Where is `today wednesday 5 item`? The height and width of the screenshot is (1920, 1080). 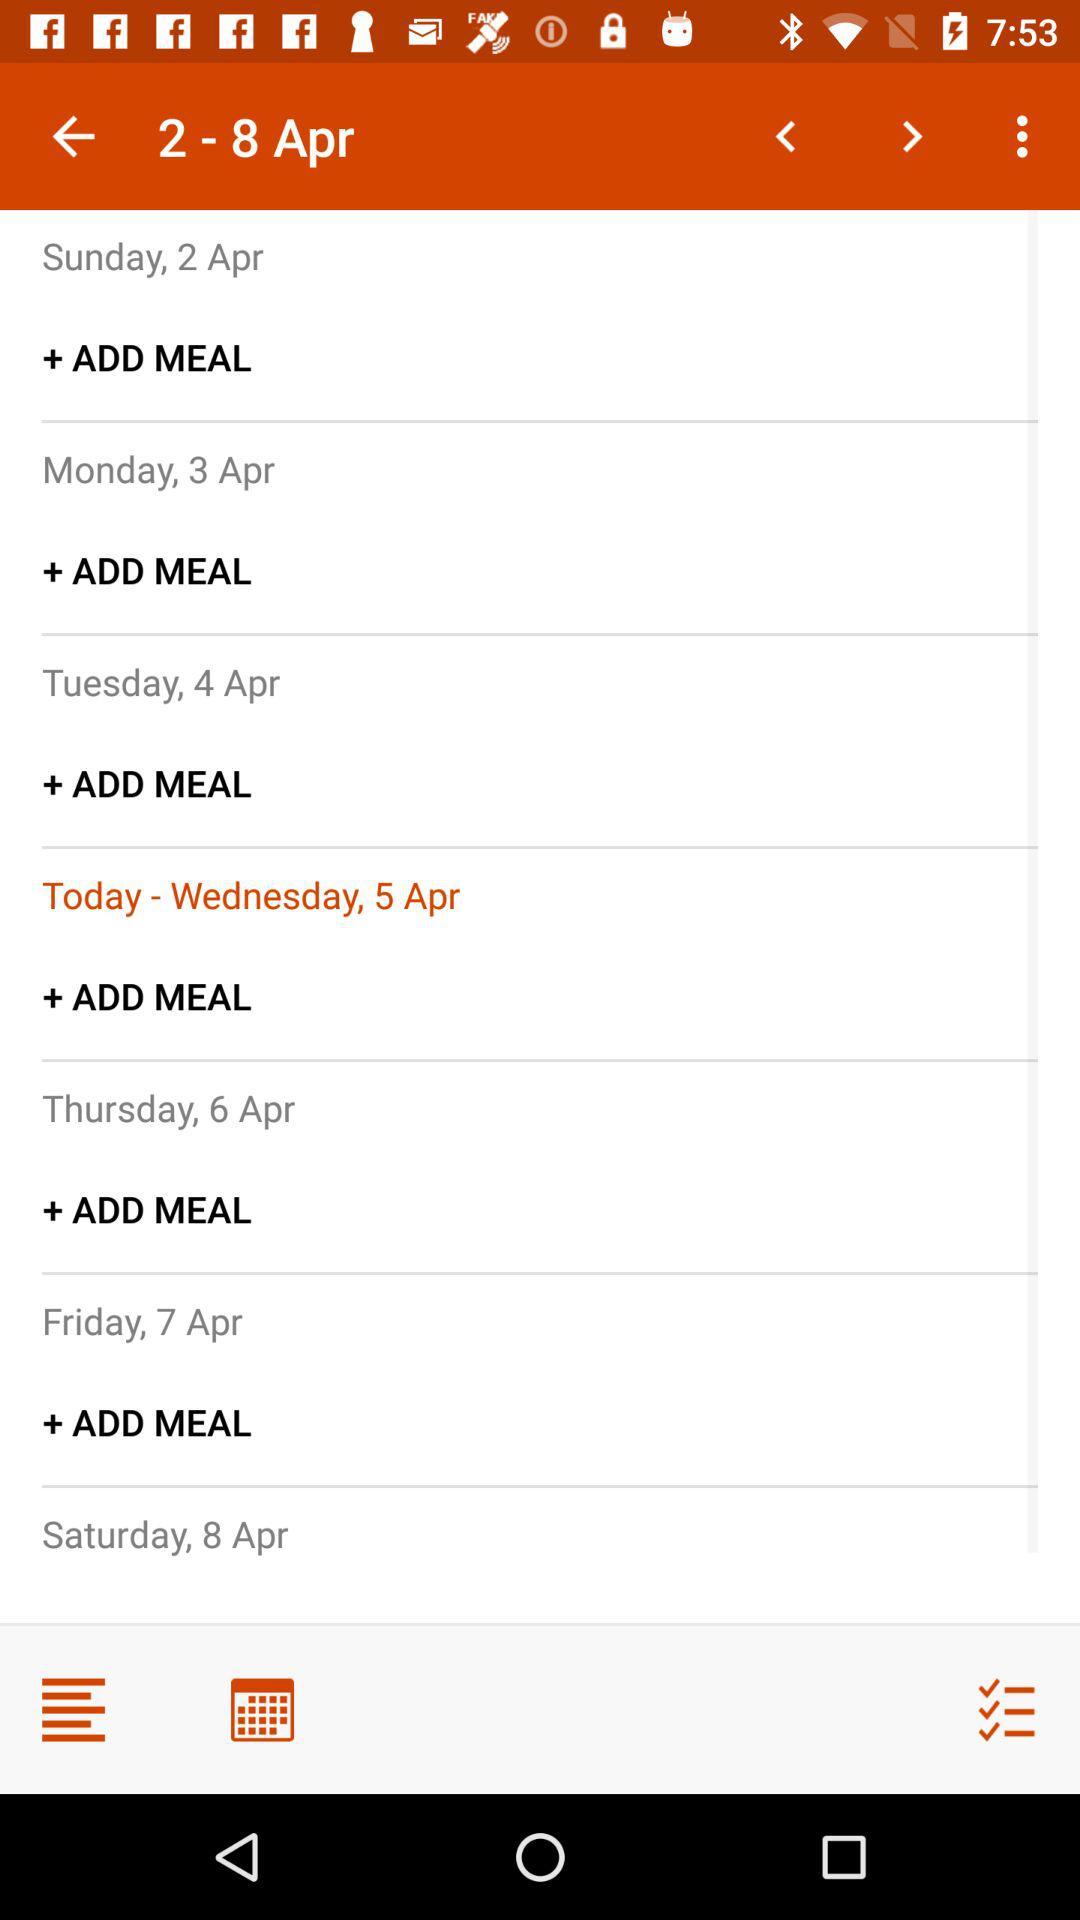 today wednesday 5 item is located at coordinates (250, 893).